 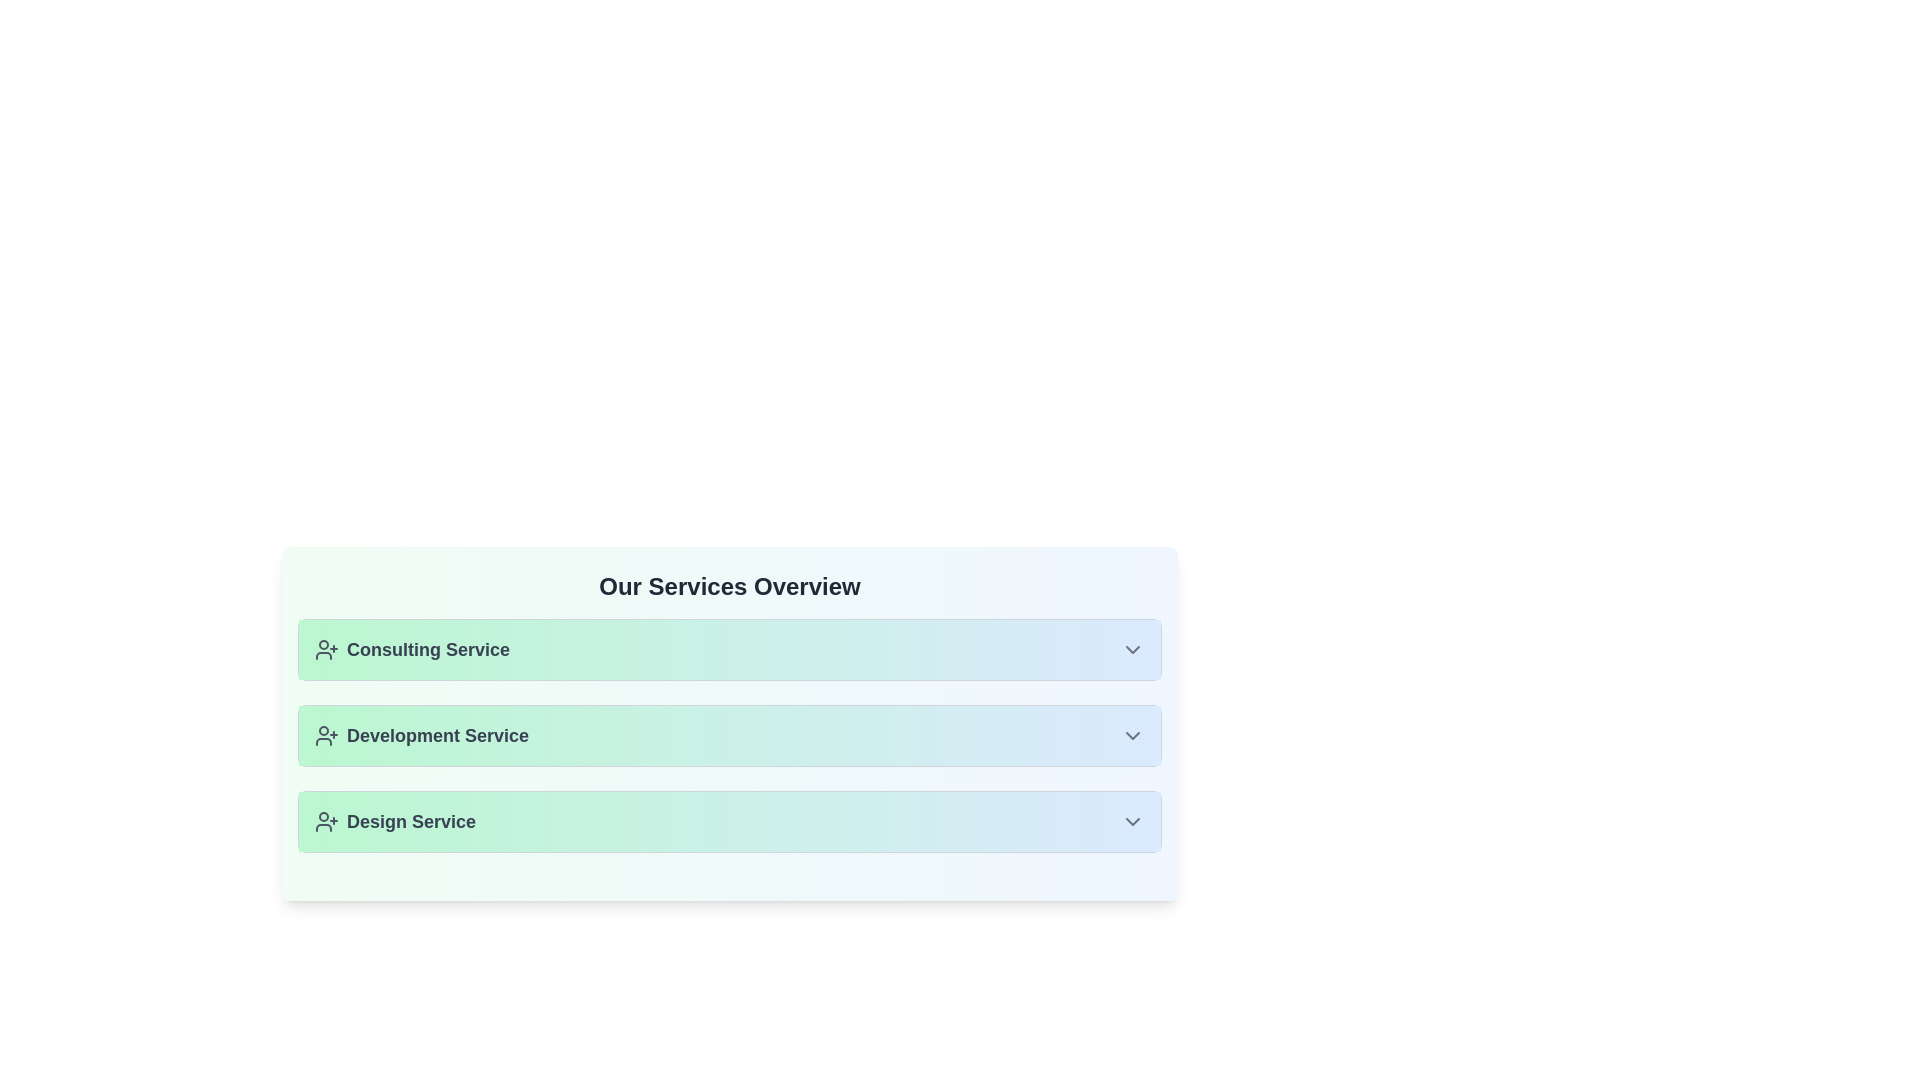 I want to click on the second selectable item in the service selection interface labeled 'Development Service', so click(x=728, y=736).